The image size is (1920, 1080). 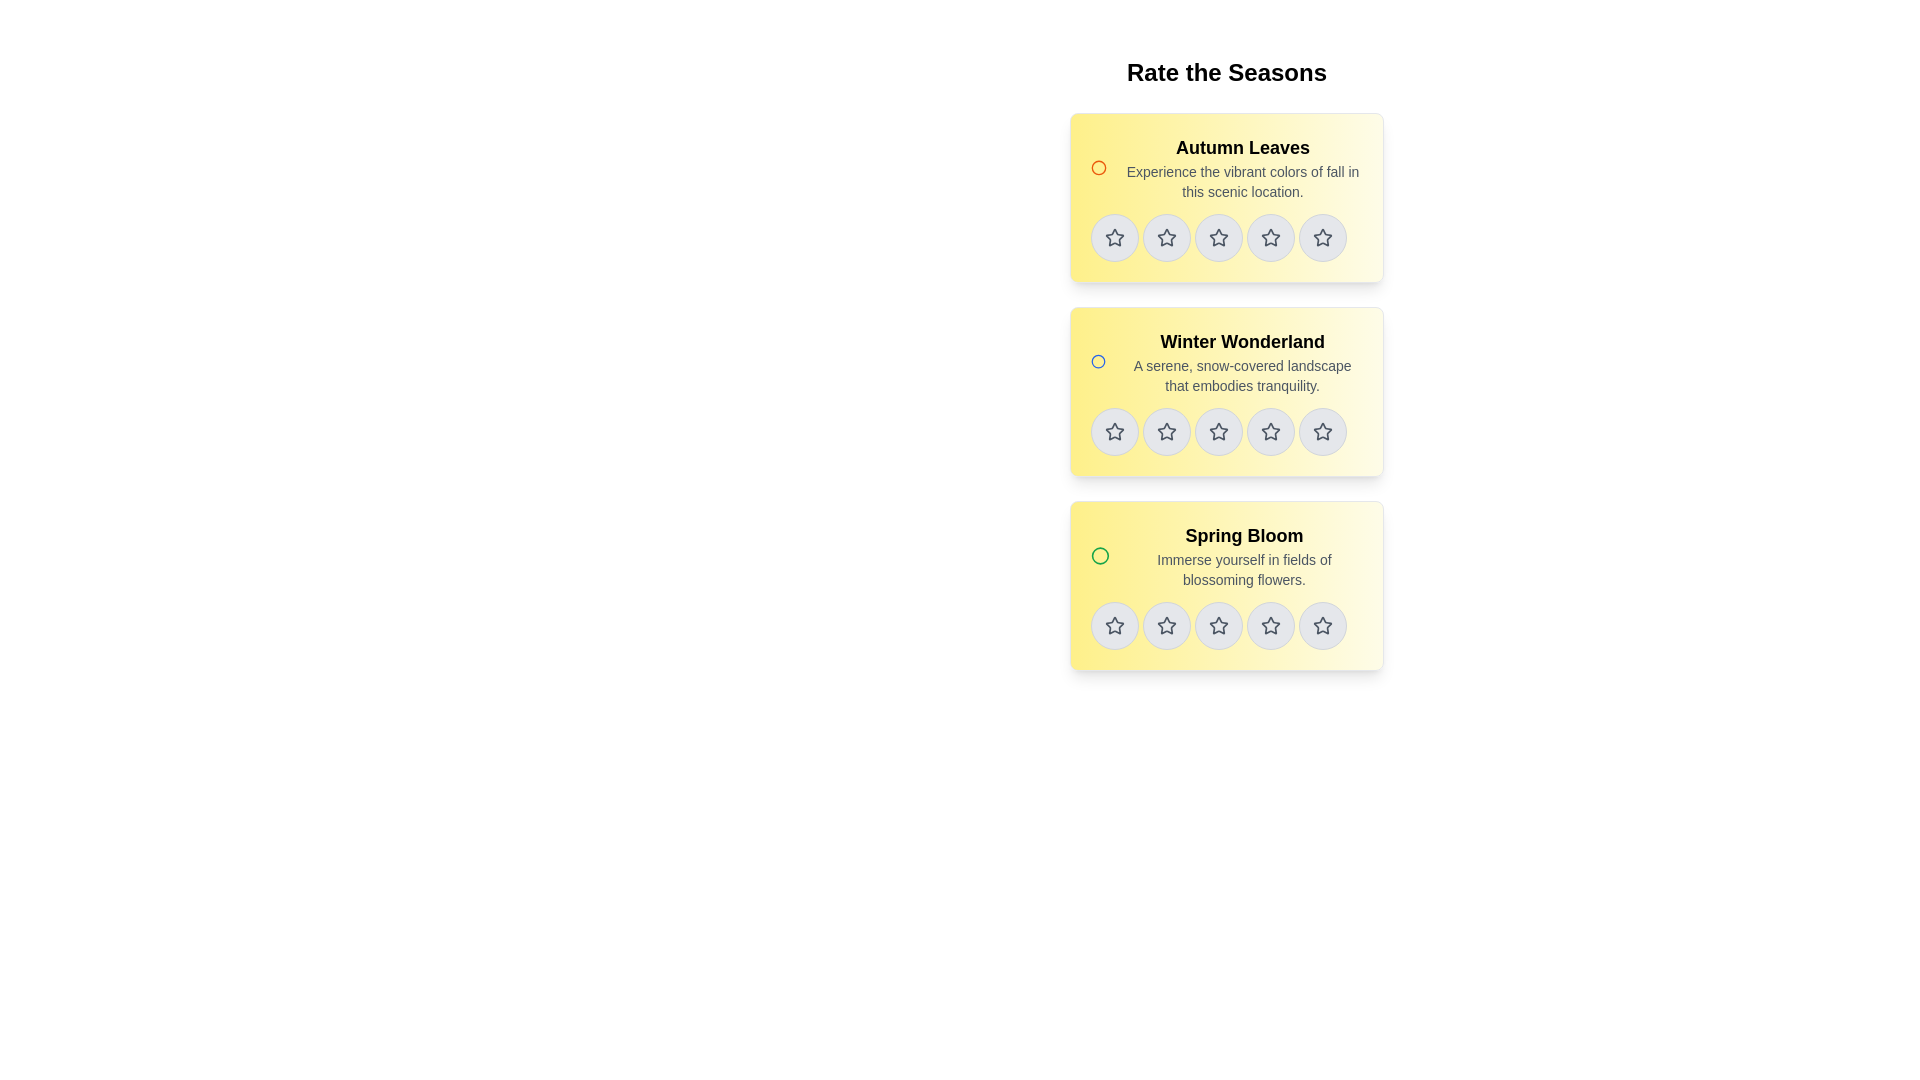 I want to click on the second star icon in the rating tool under the 'Autumn Leaves' section, so click(x=1218, y=237).